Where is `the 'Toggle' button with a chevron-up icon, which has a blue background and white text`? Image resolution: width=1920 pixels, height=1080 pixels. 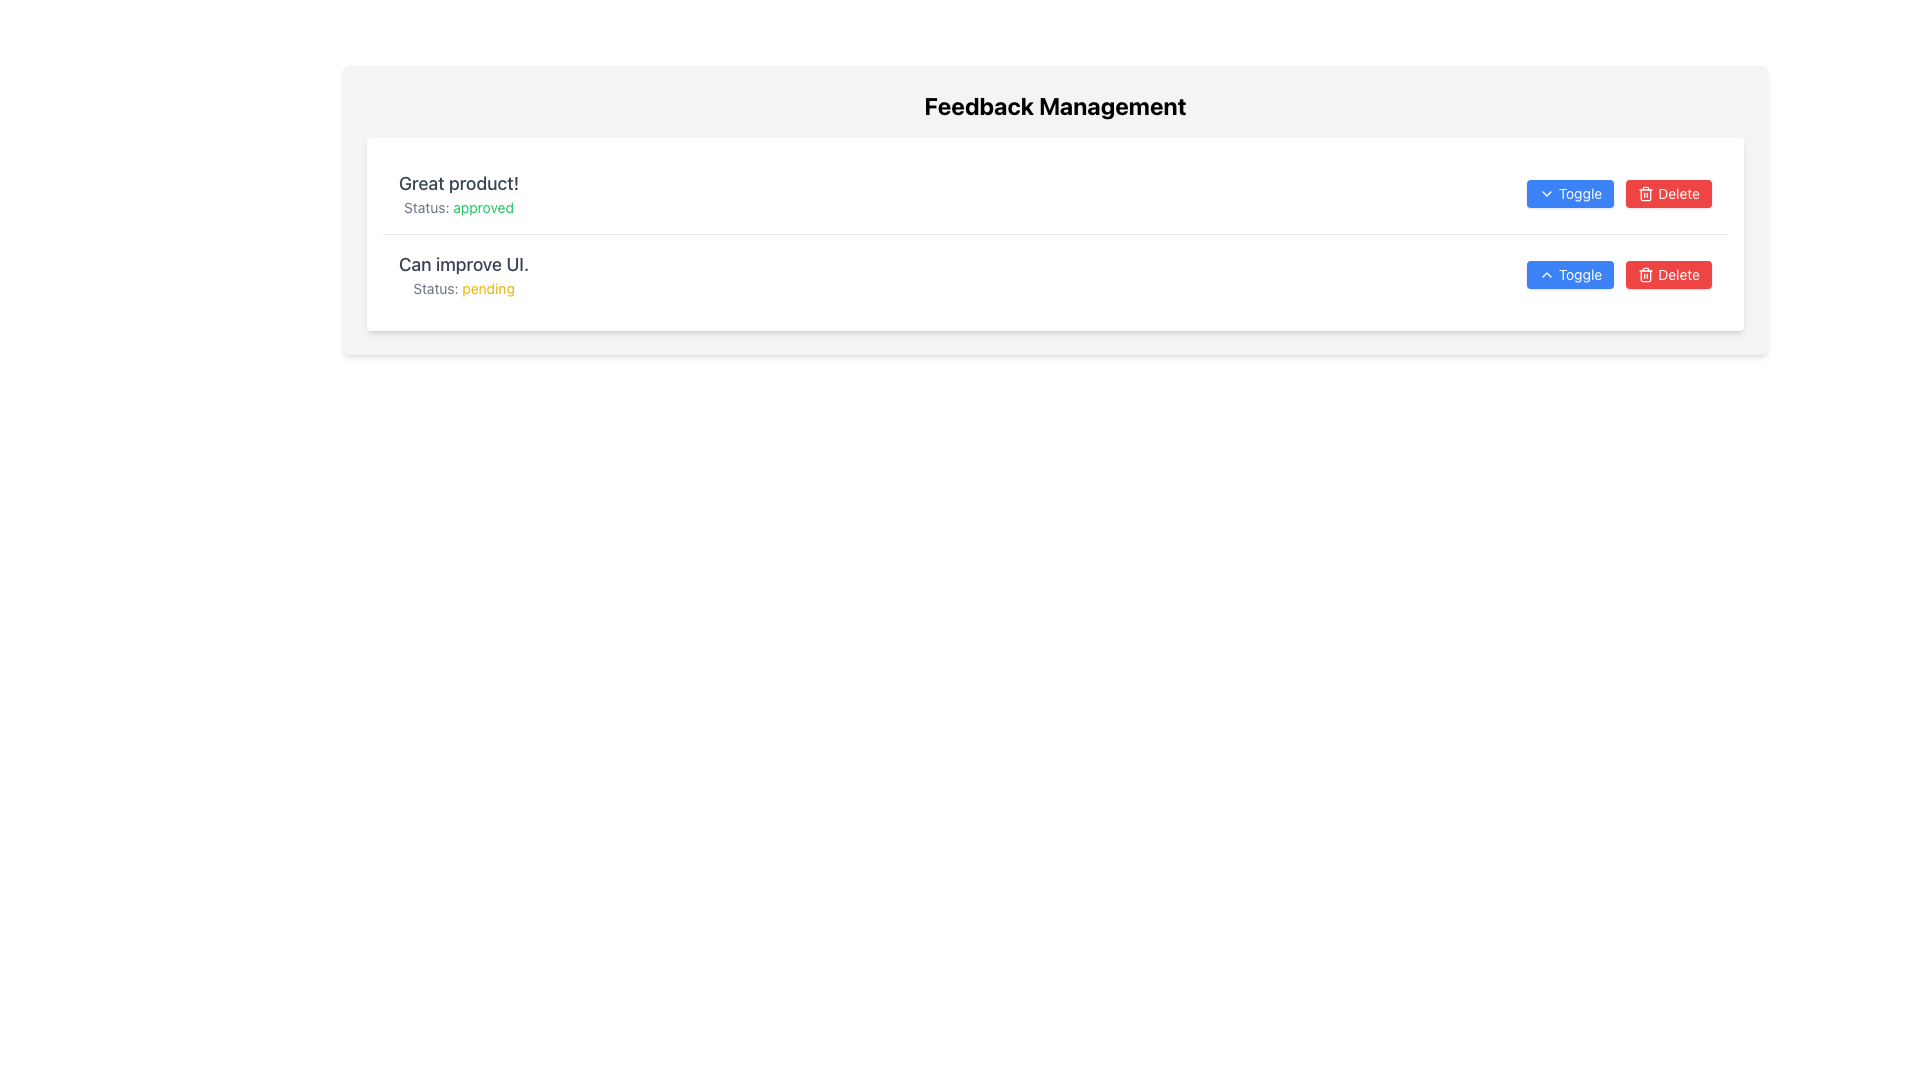
the 'Toggle' button with a chevron-up icon, which has a blue background and white text is located at coordinates (1569, 274).